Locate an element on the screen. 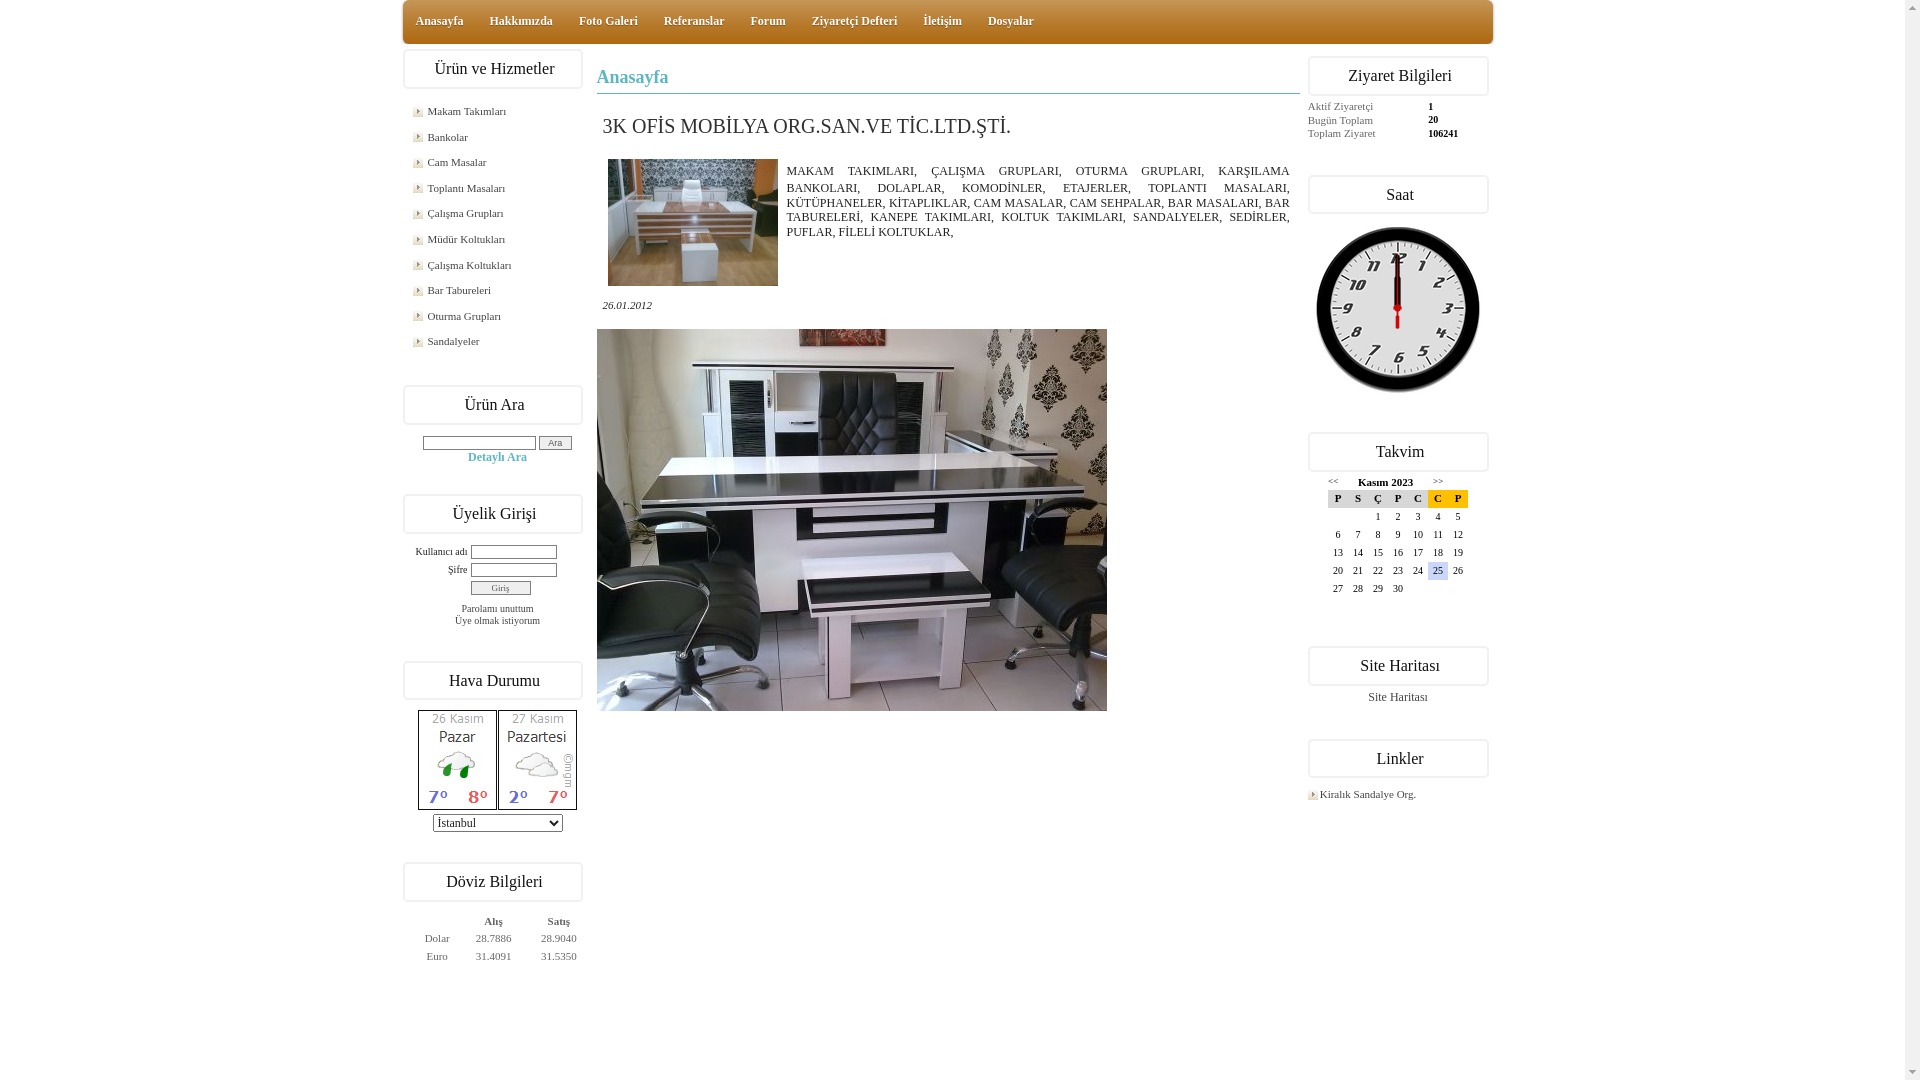 Image resolution: width=1920 pixels, height=1080 pixels. '16' is located at coordinates (1396, 552).